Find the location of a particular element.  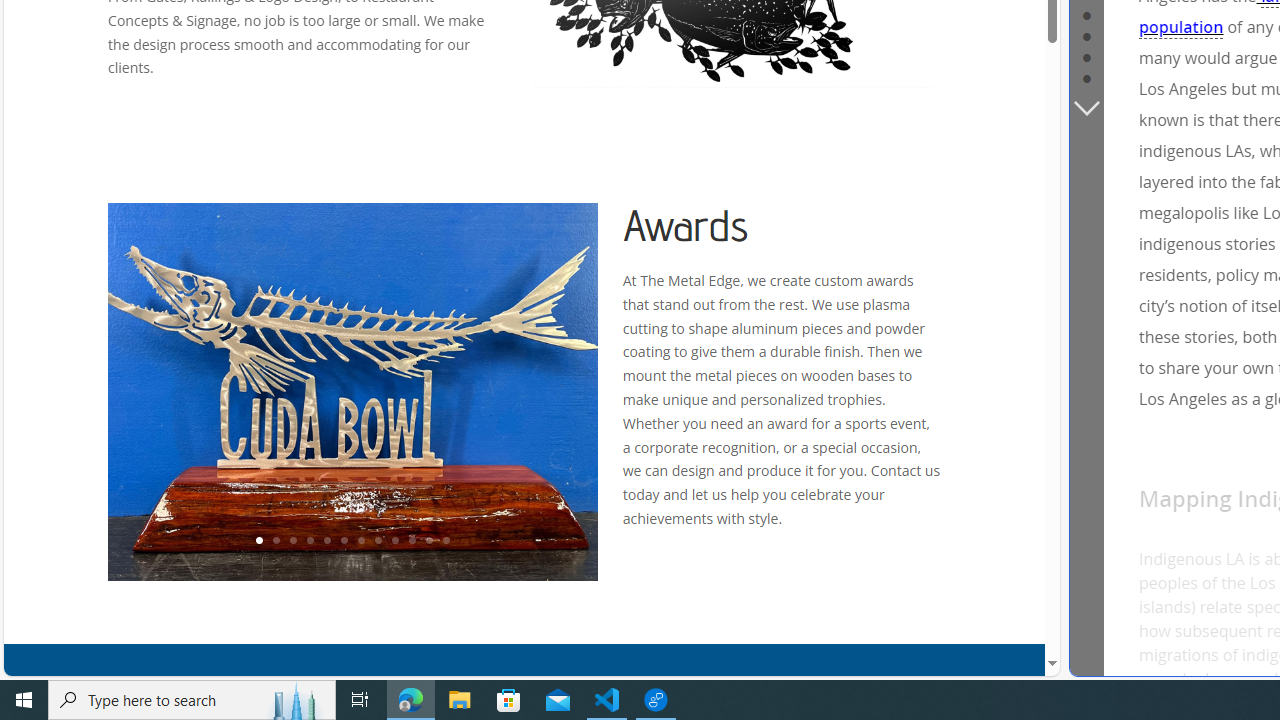

'Next section' is located at coordinates (1085, 106).